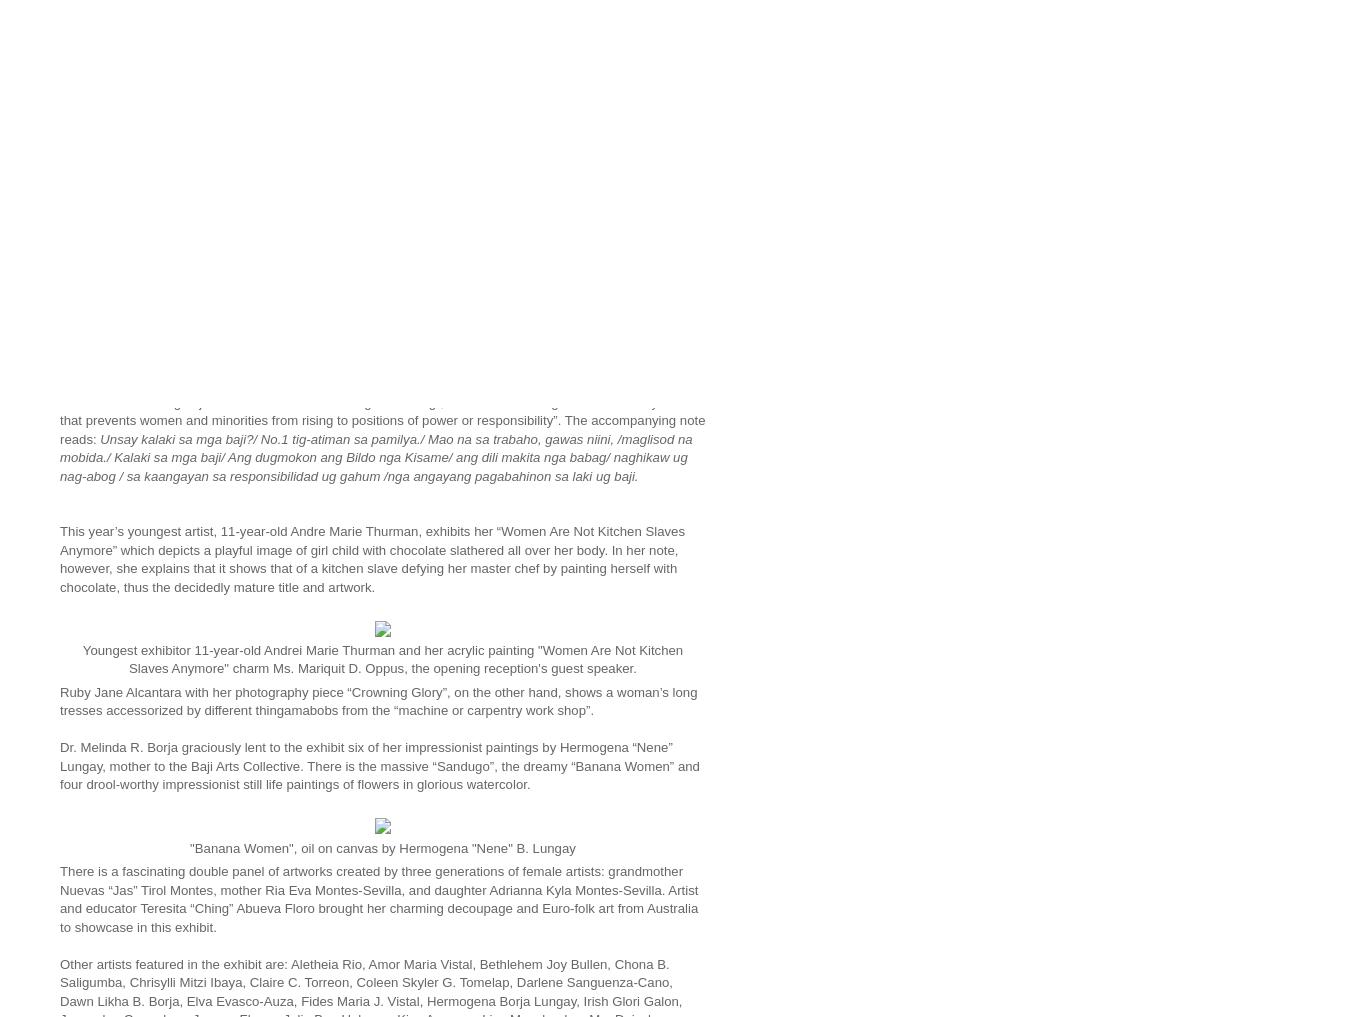  Describe the element at coordinates (158, 167) in the screenshot. I see `'Sunday, March 13, 2016'` at that location.